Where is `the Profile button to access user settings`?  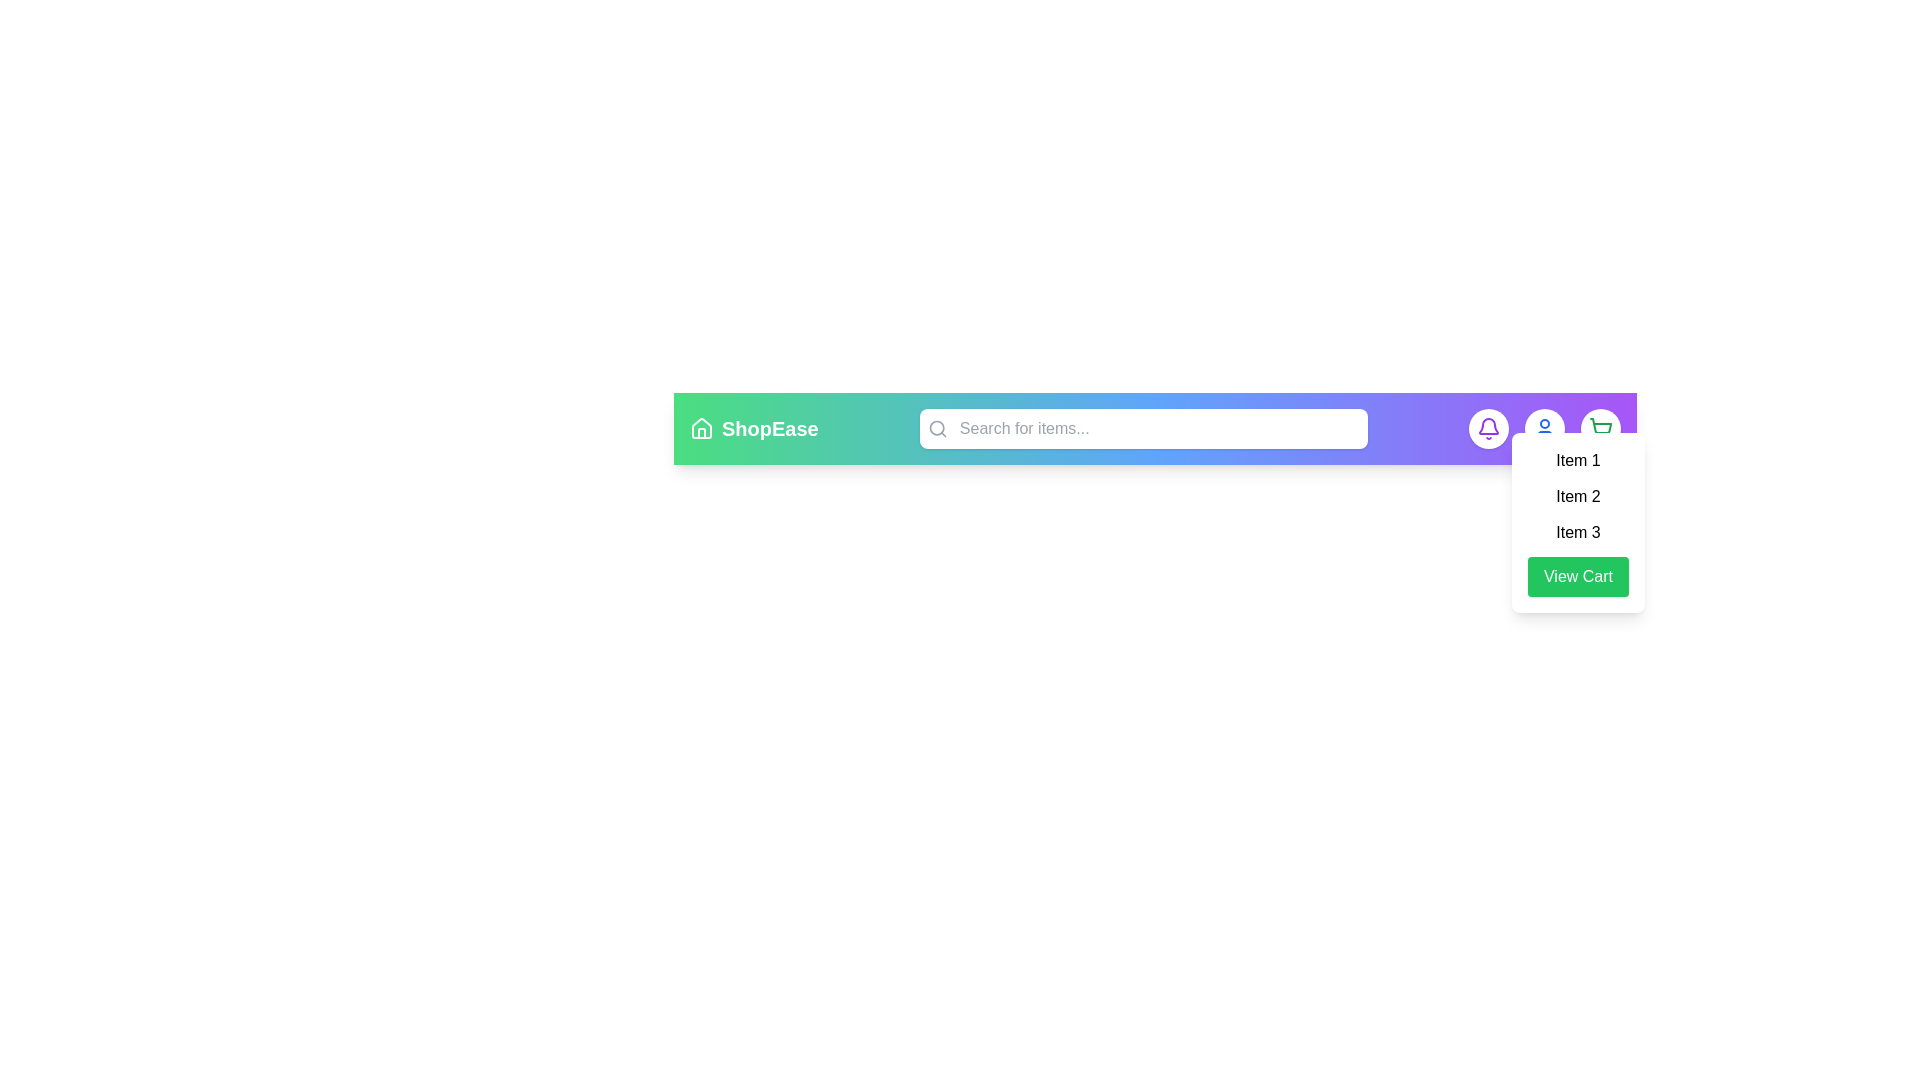 the Profile button to access user settings is located at coordinates (1544, 427).